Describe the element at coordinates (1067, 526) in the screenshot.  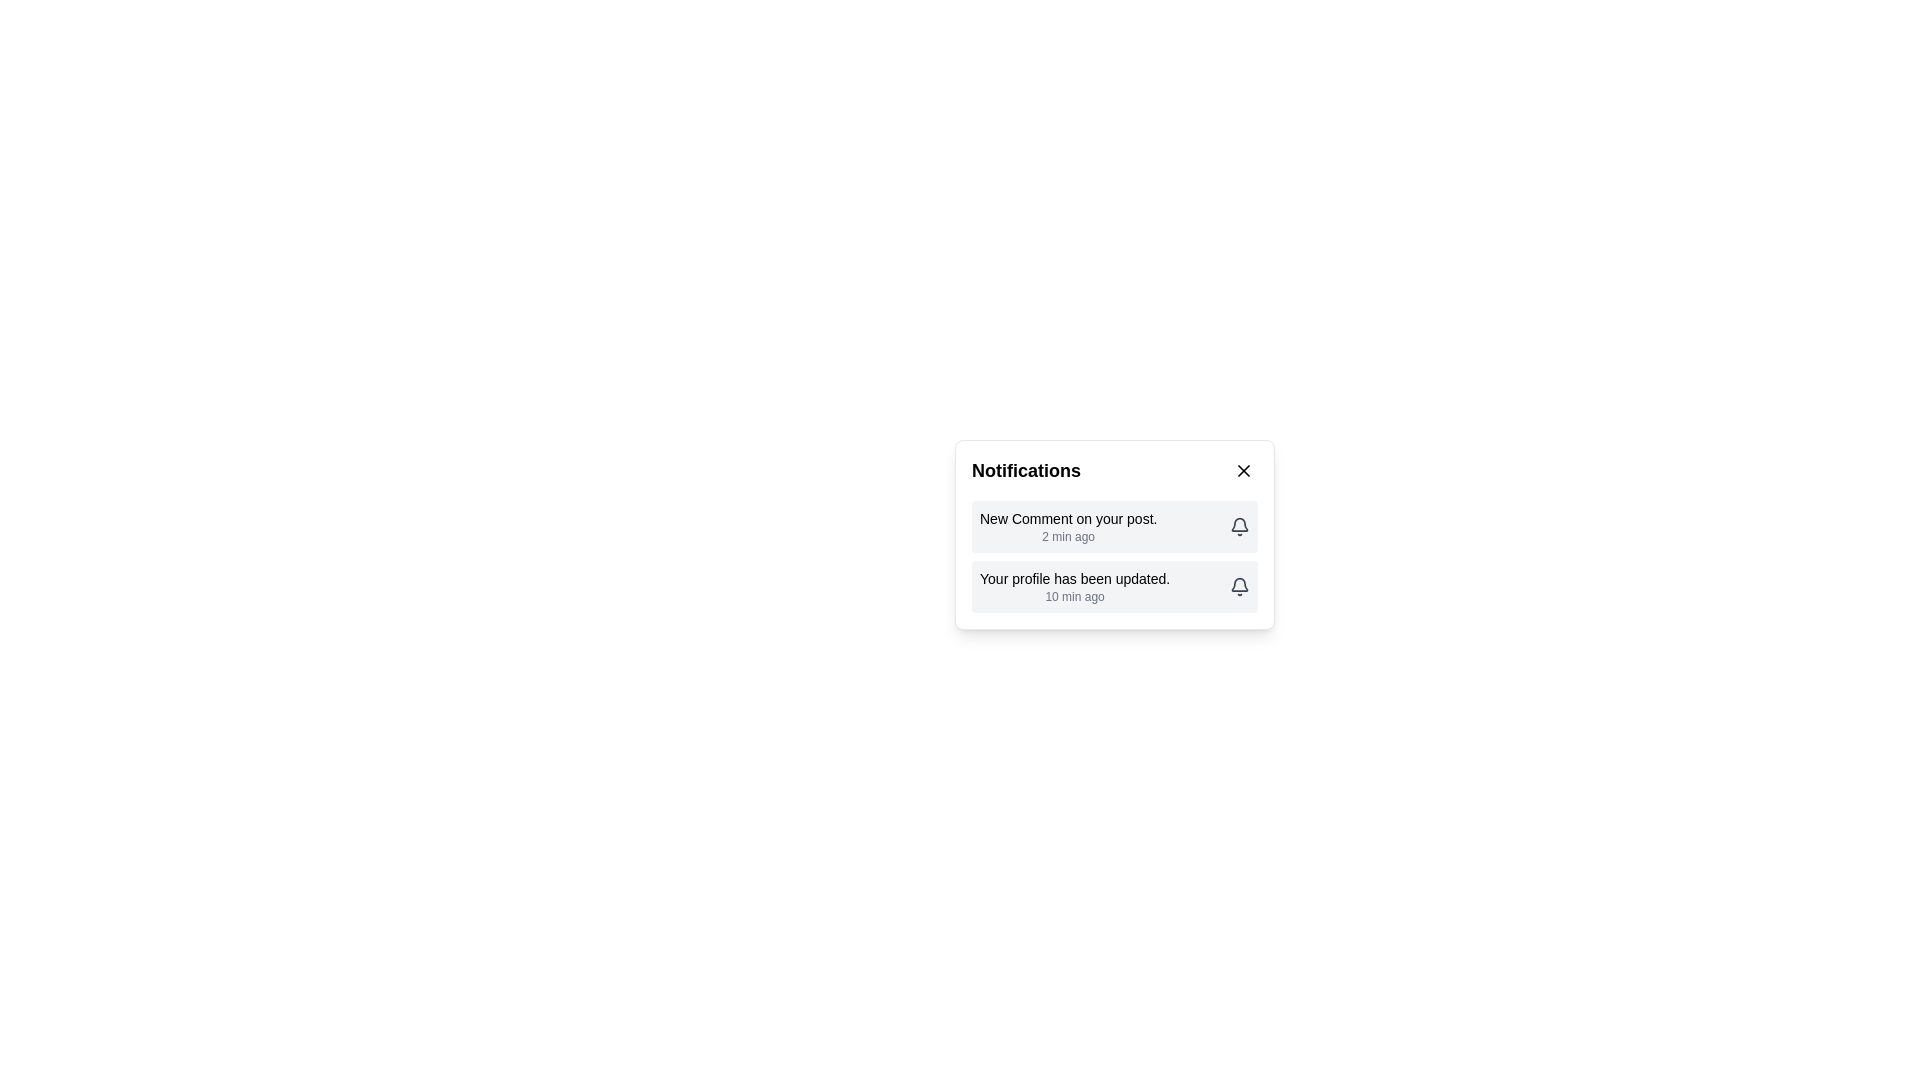
I see `the notification message indicating a new comment, located in the second row of the notification list below the 'Notifications' header` at that location.